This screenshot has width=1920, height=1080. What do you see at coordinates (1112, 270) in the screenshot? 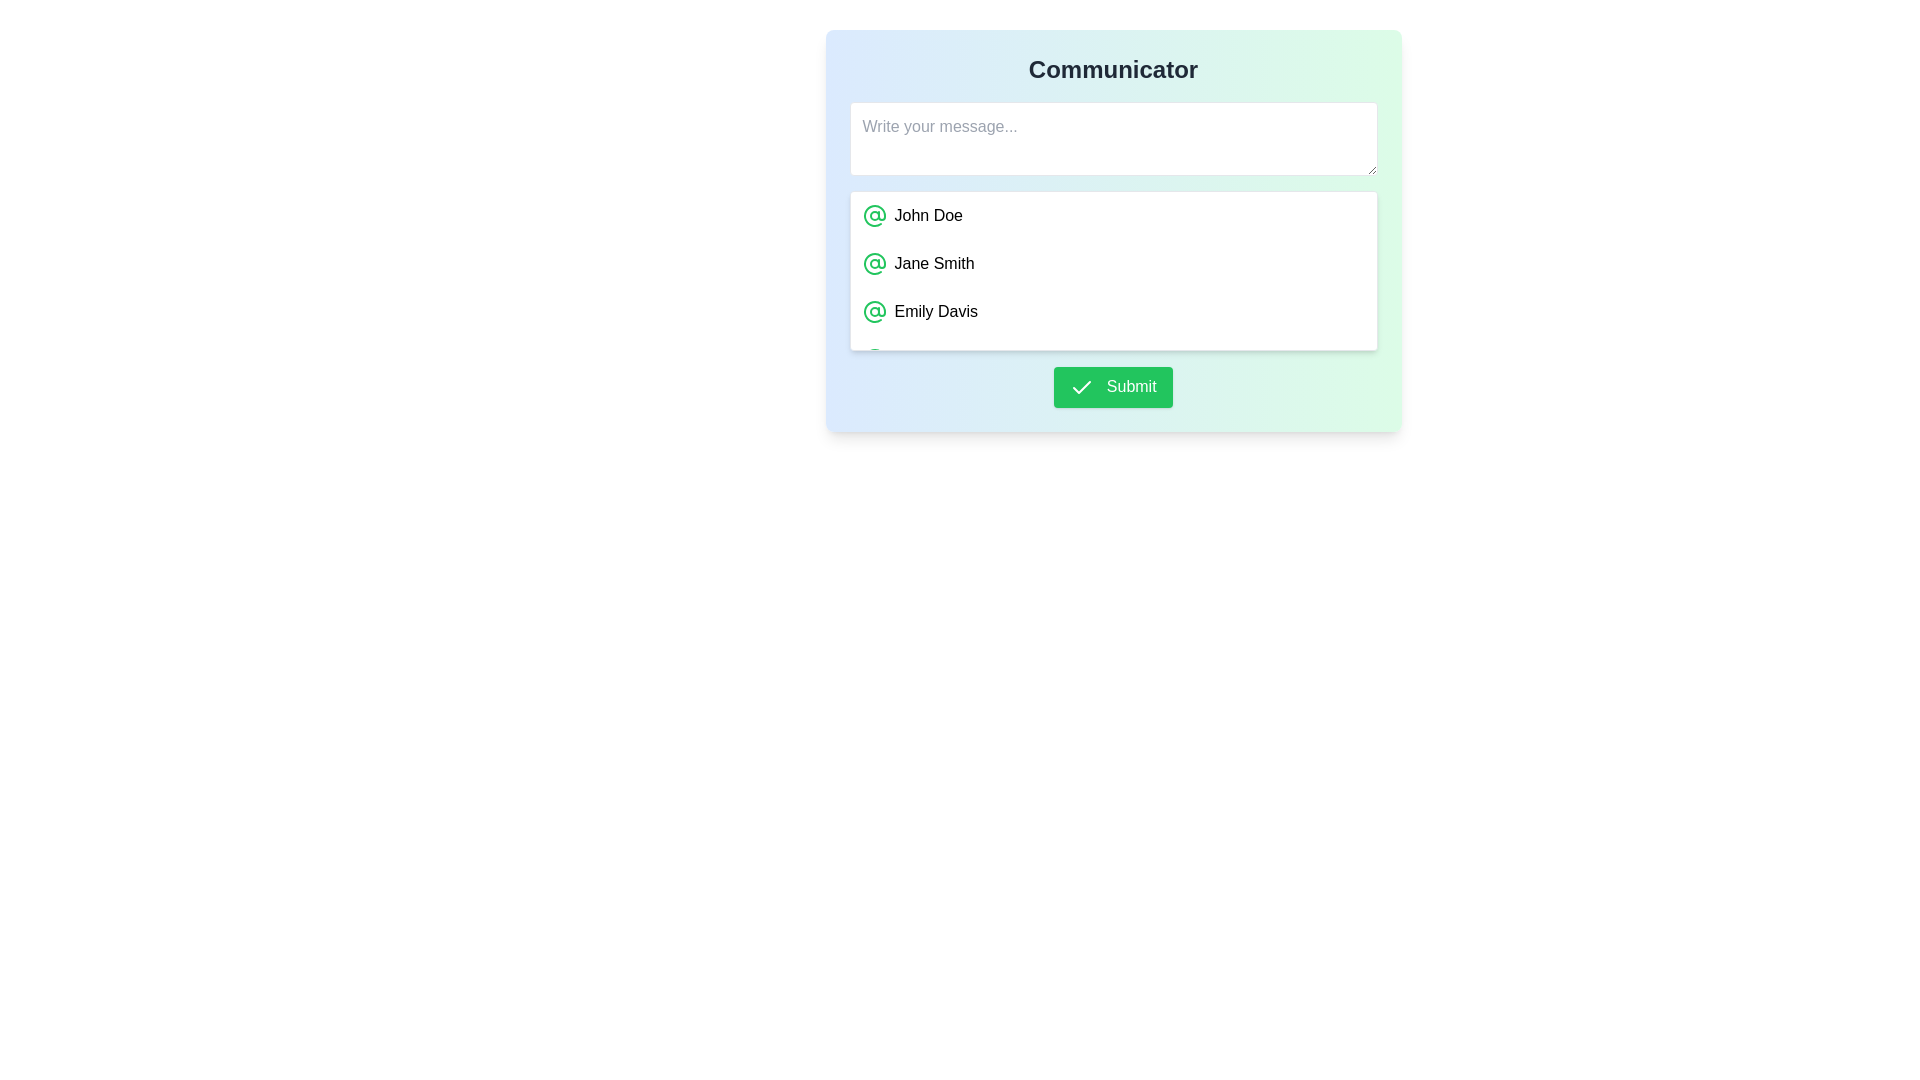
I see `the Scrollable List Box located below the 'Write your message...' input field and above the green 'Submit' button` at bounding box center [1112, 270].